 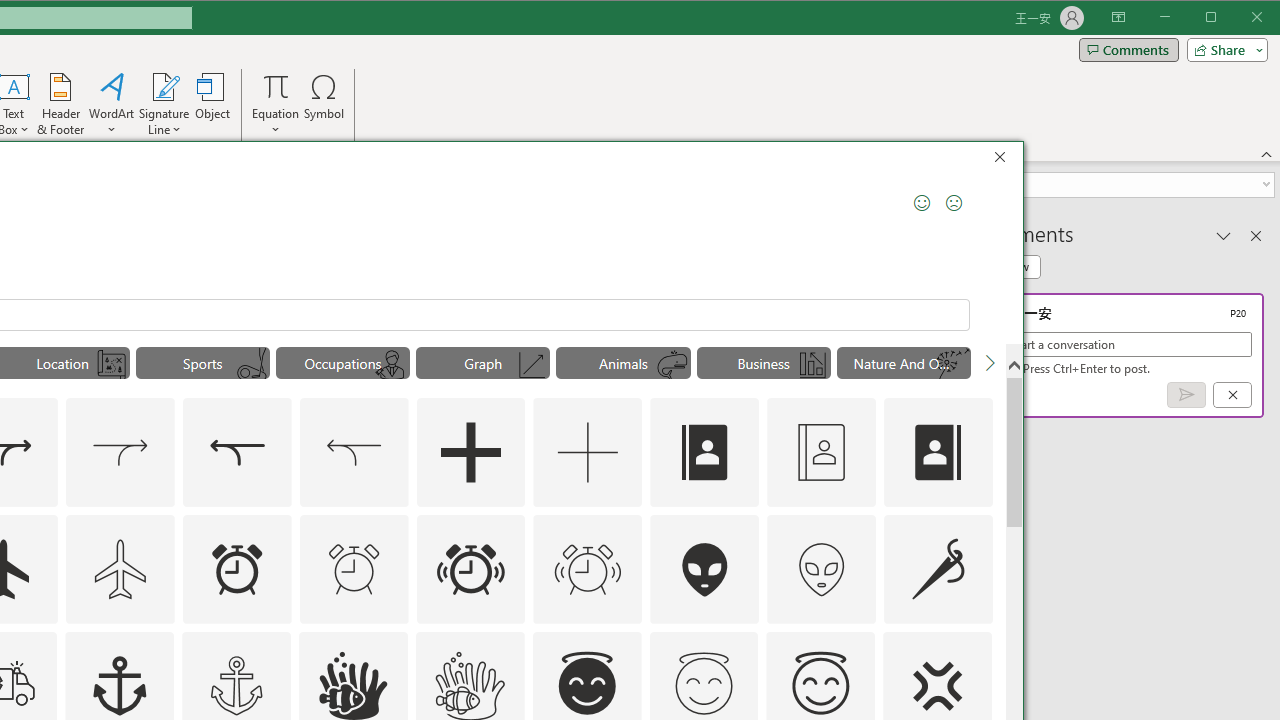 What do you see at coordinates (470, 452) in the screenshot?
I see `'AutomationID: Icons_Add'` at bounding box center [470, 452].